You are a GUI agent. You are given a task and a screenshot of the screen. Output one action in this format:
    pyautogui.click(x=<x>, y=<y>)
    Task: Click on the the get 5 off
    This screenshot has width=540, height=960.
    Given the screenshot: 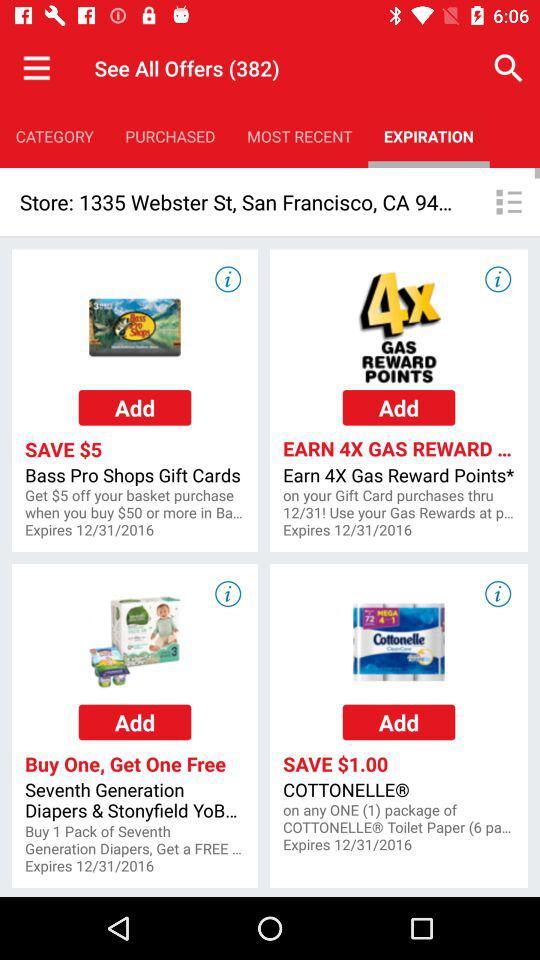 What is the action you would take?
    pyautogui.click(x=135, y=503)
    